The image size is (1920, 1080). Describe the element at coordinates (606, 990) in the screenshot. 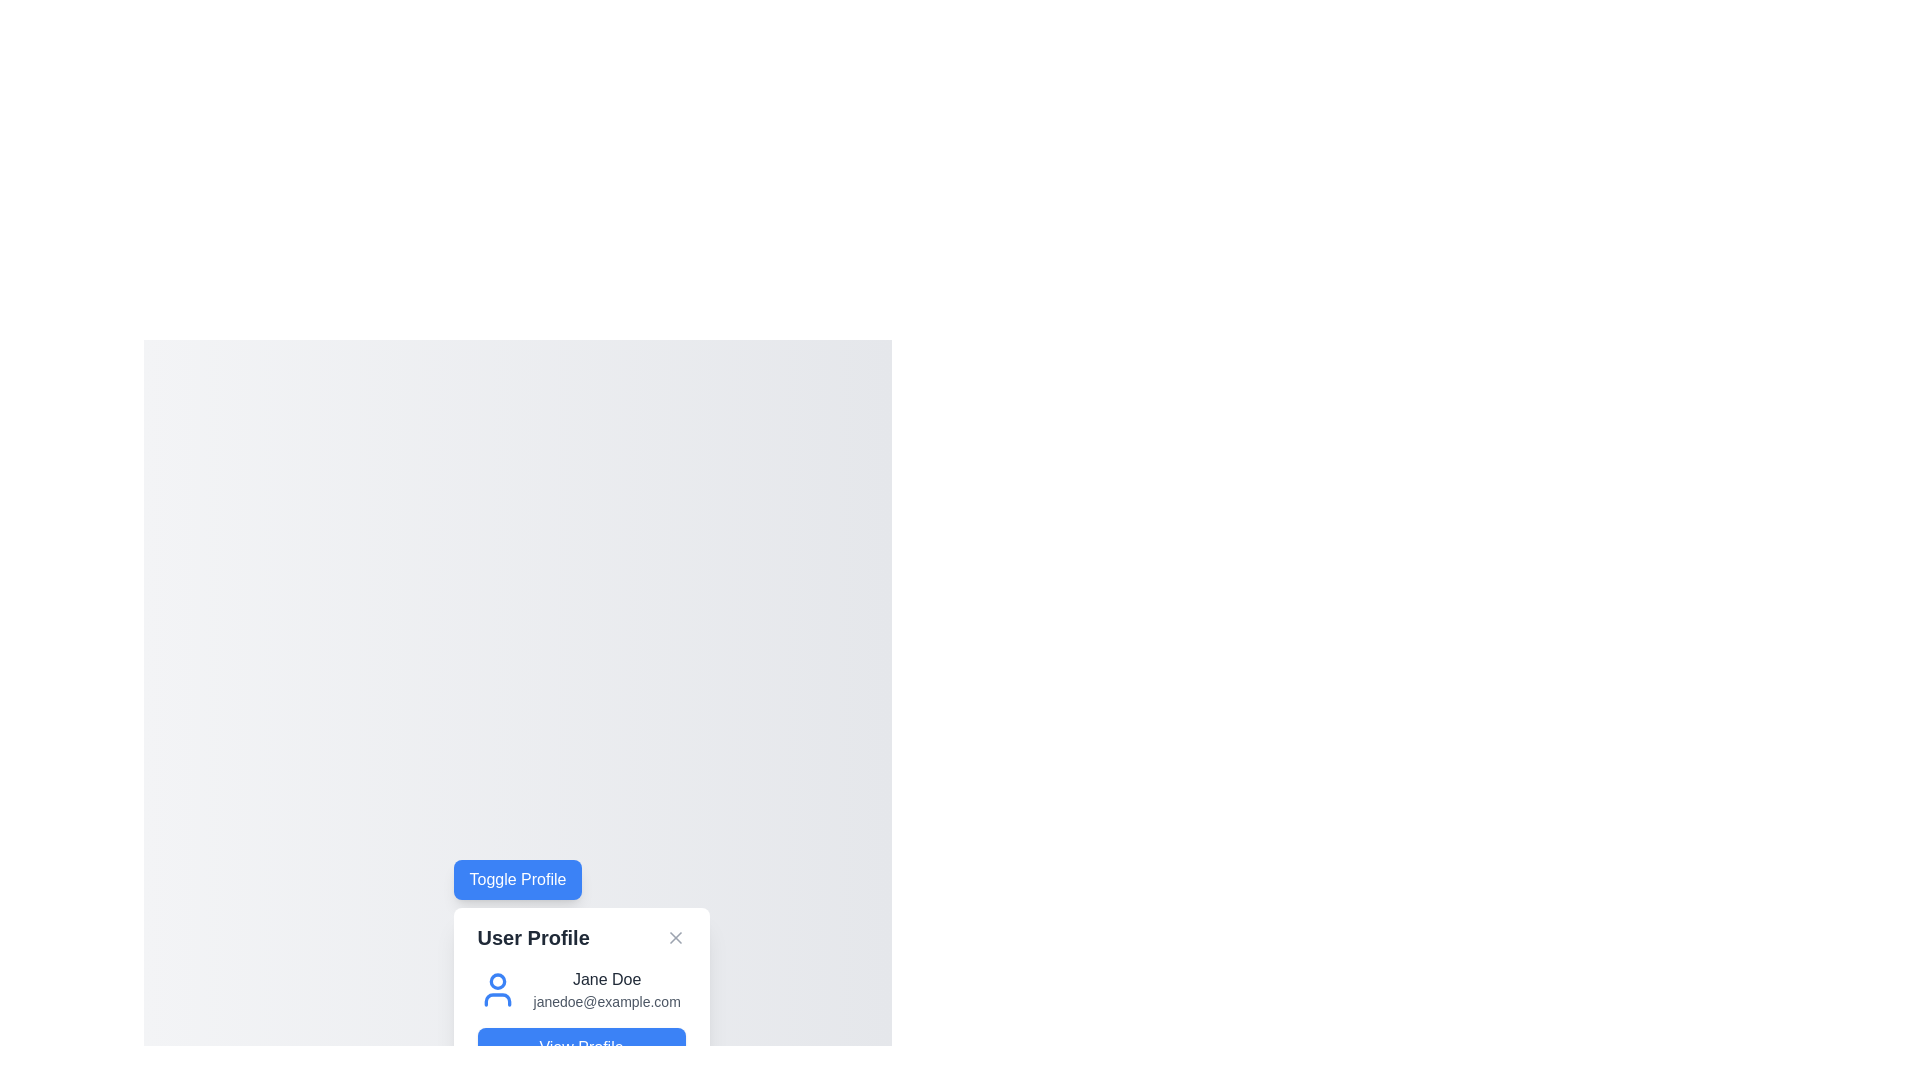

I see `the text label displaying 'Jane Doe' and 'janedoe@example.com' within the 'User Profile' modal` at that location.